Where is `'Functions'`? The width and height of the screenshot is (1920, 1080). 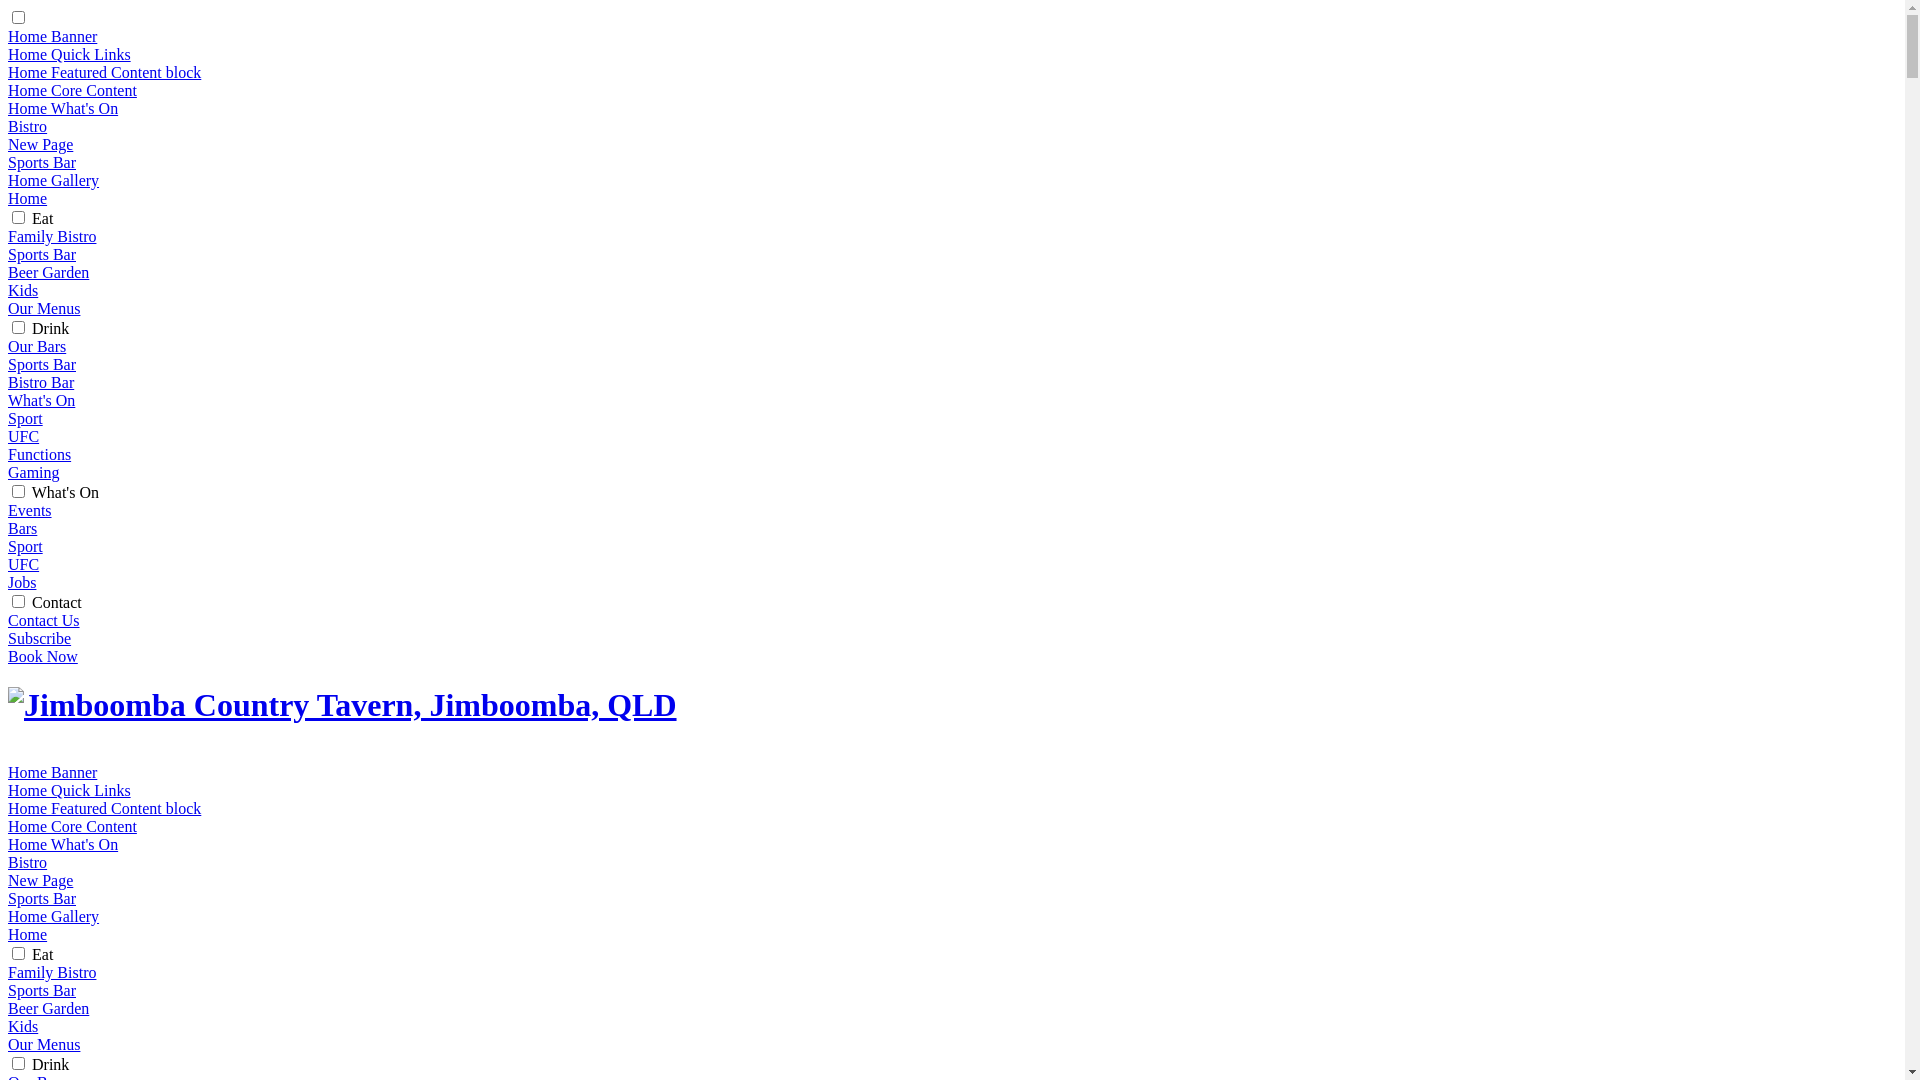
'Functions' is located at coordinates (39, 454).